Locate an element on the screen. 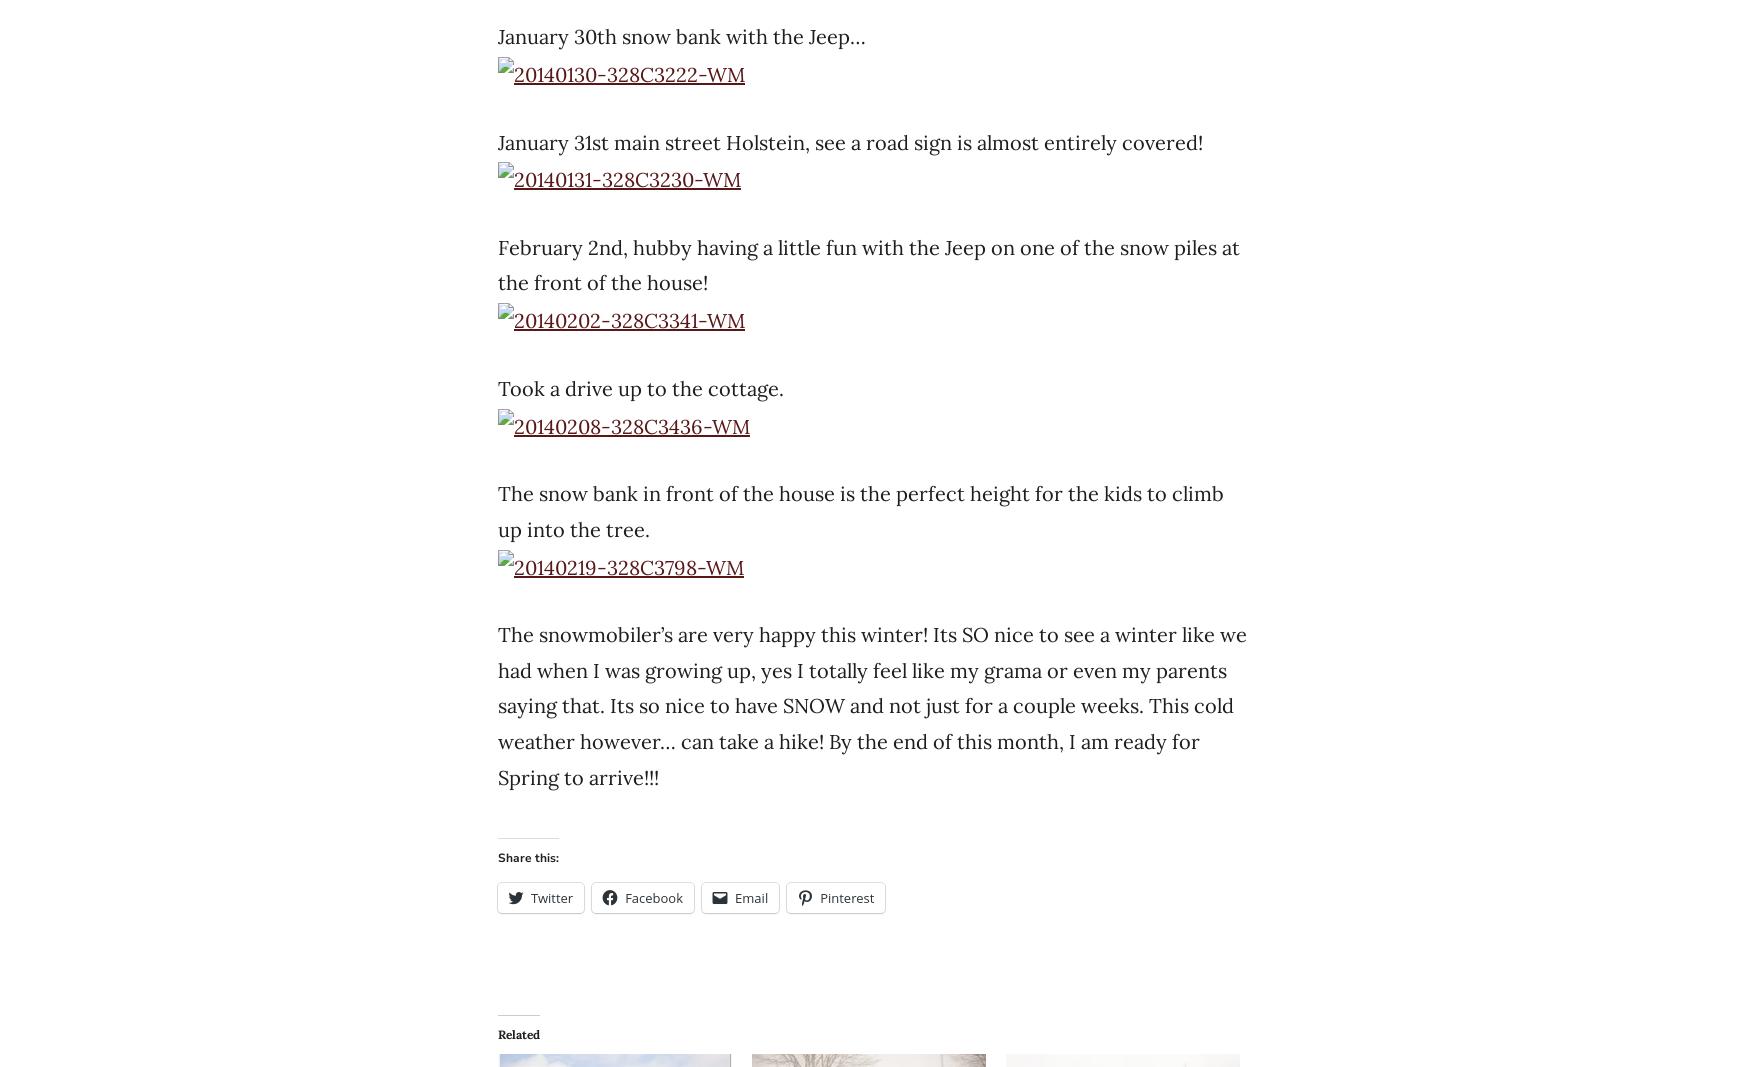 The image size is (1746, 1067). 'January 30th snow bank with the Jeep…' is located at coordinates (681, 35).